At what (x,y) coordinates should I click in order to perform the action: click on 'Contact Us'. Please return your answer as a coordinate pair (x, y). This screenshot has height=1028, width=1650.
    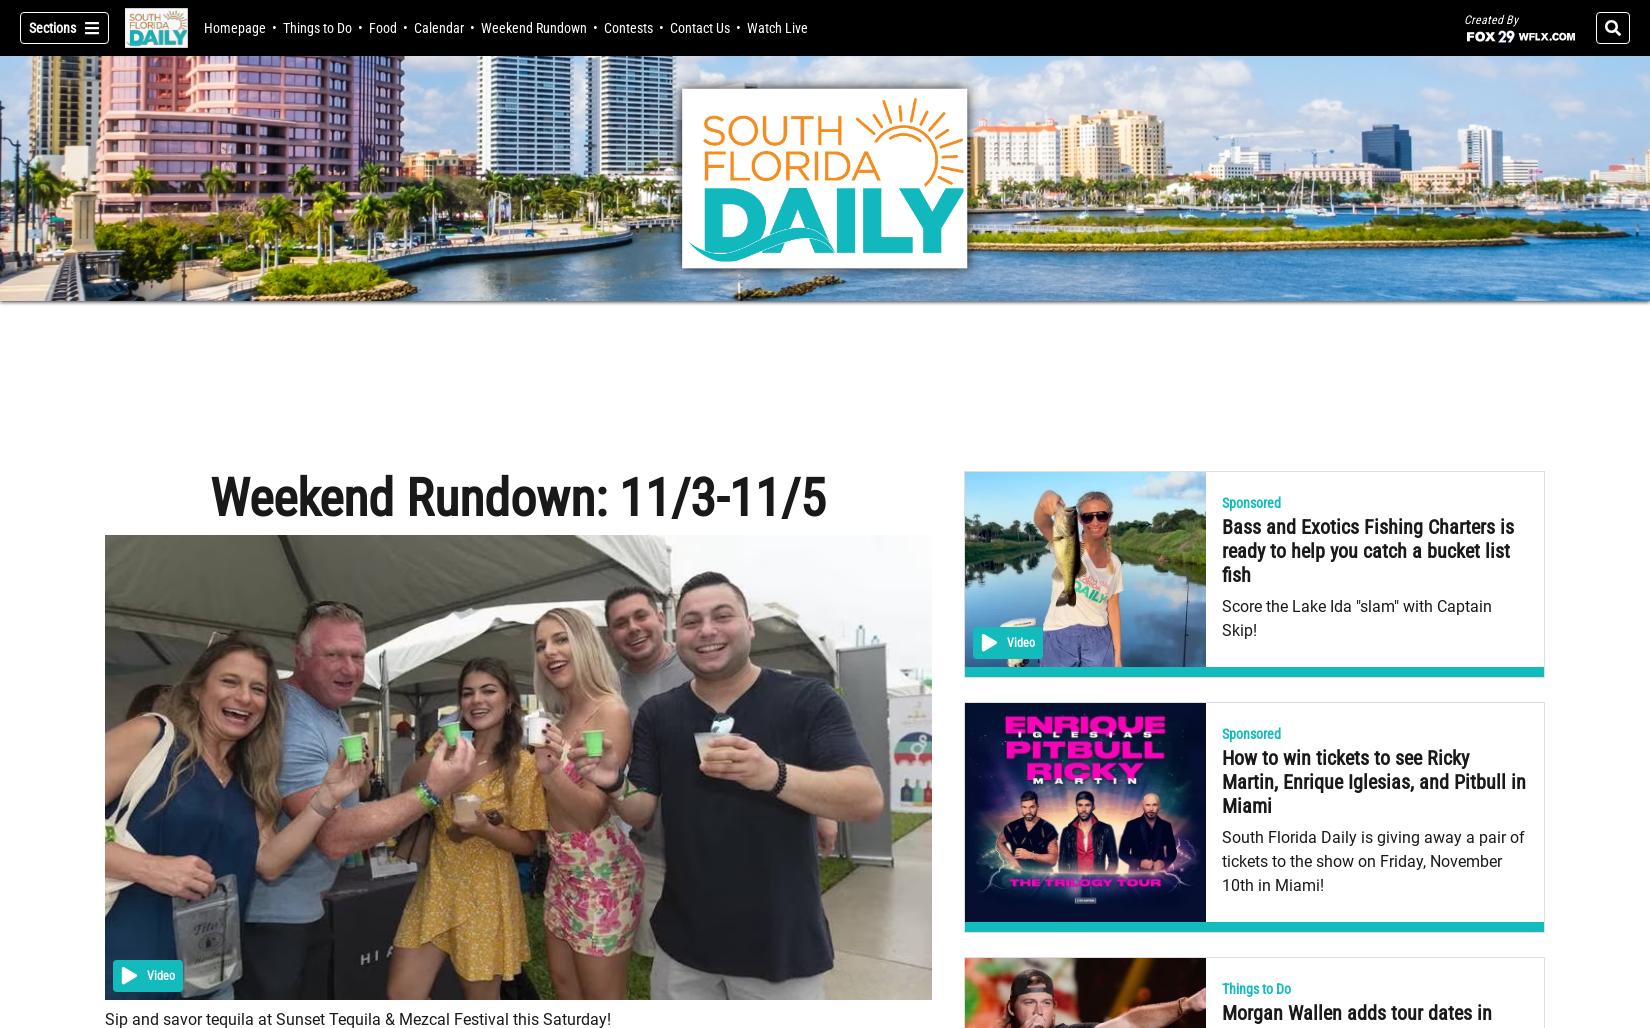
    Looking at the image, I should click on (698, 27).